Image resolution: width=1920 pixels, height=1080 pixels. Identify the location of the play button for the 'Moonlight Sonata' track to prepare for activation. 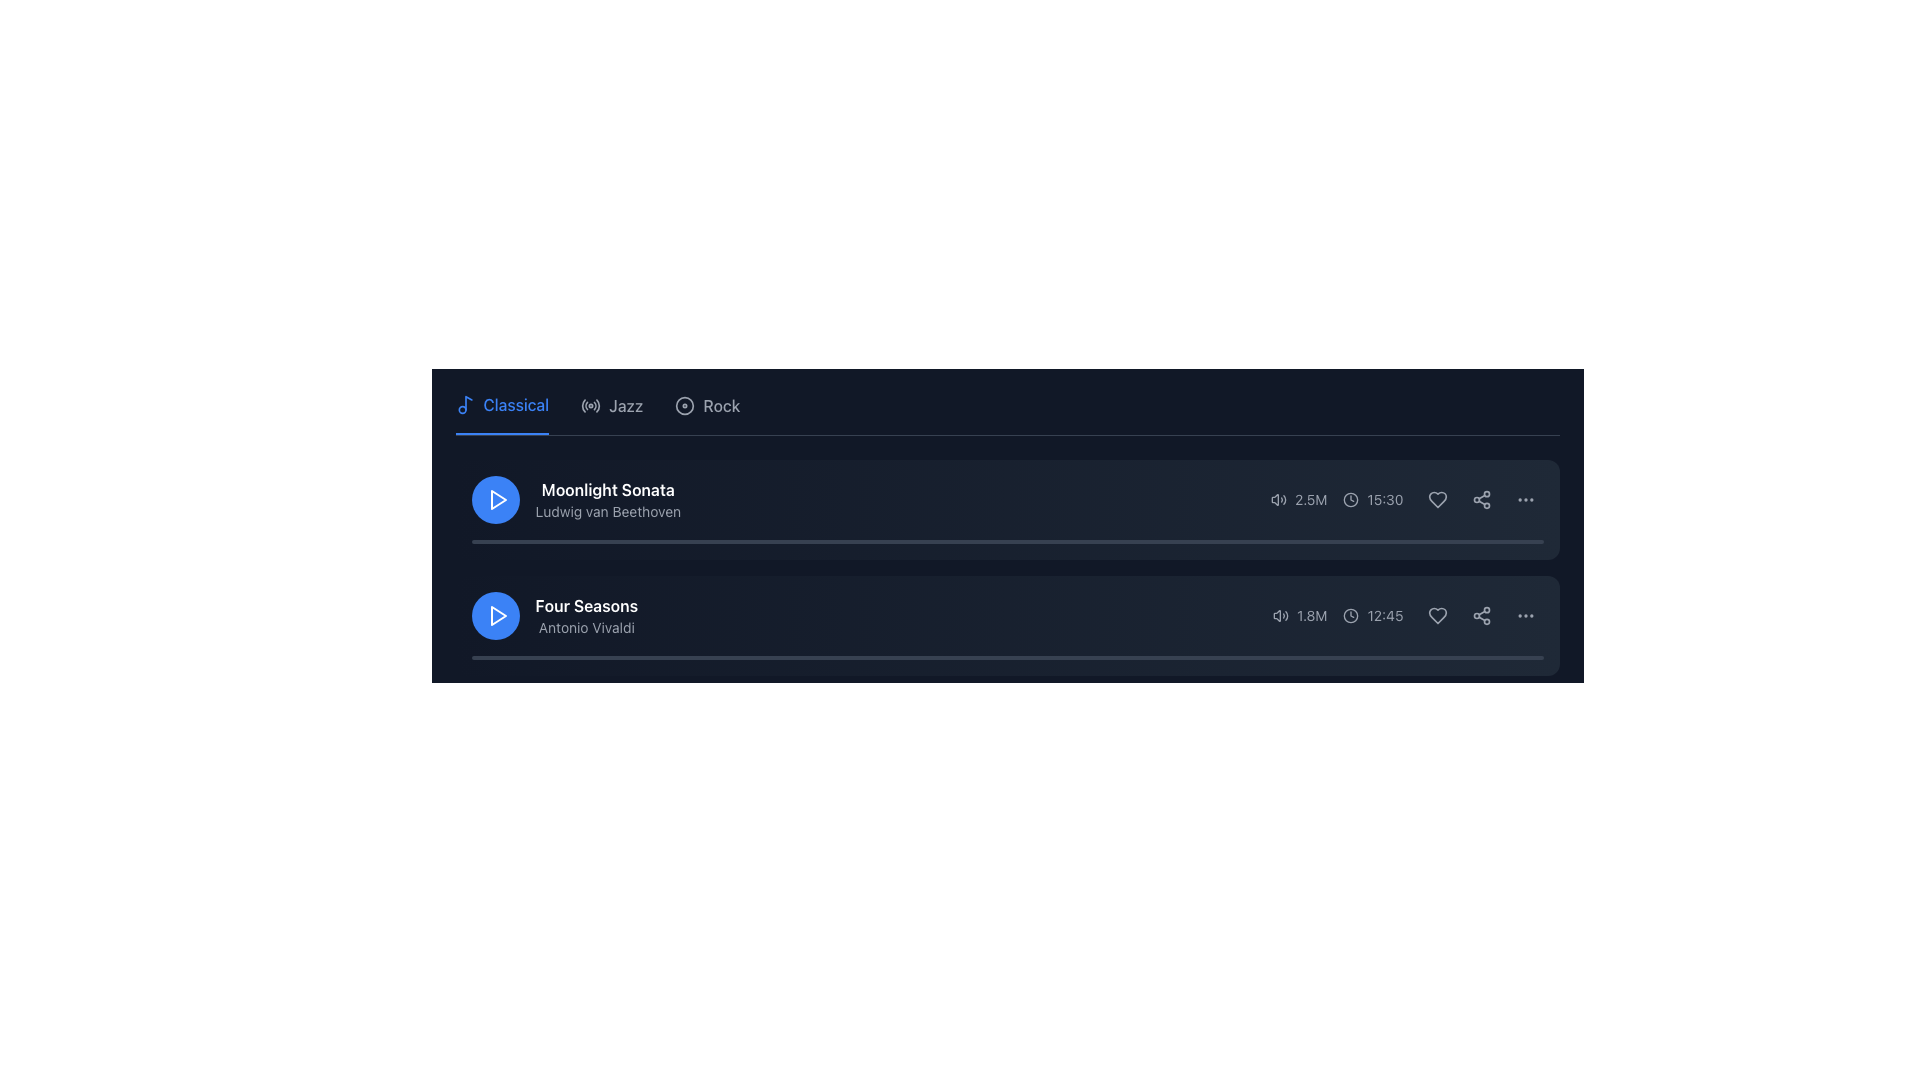
(495, 499).